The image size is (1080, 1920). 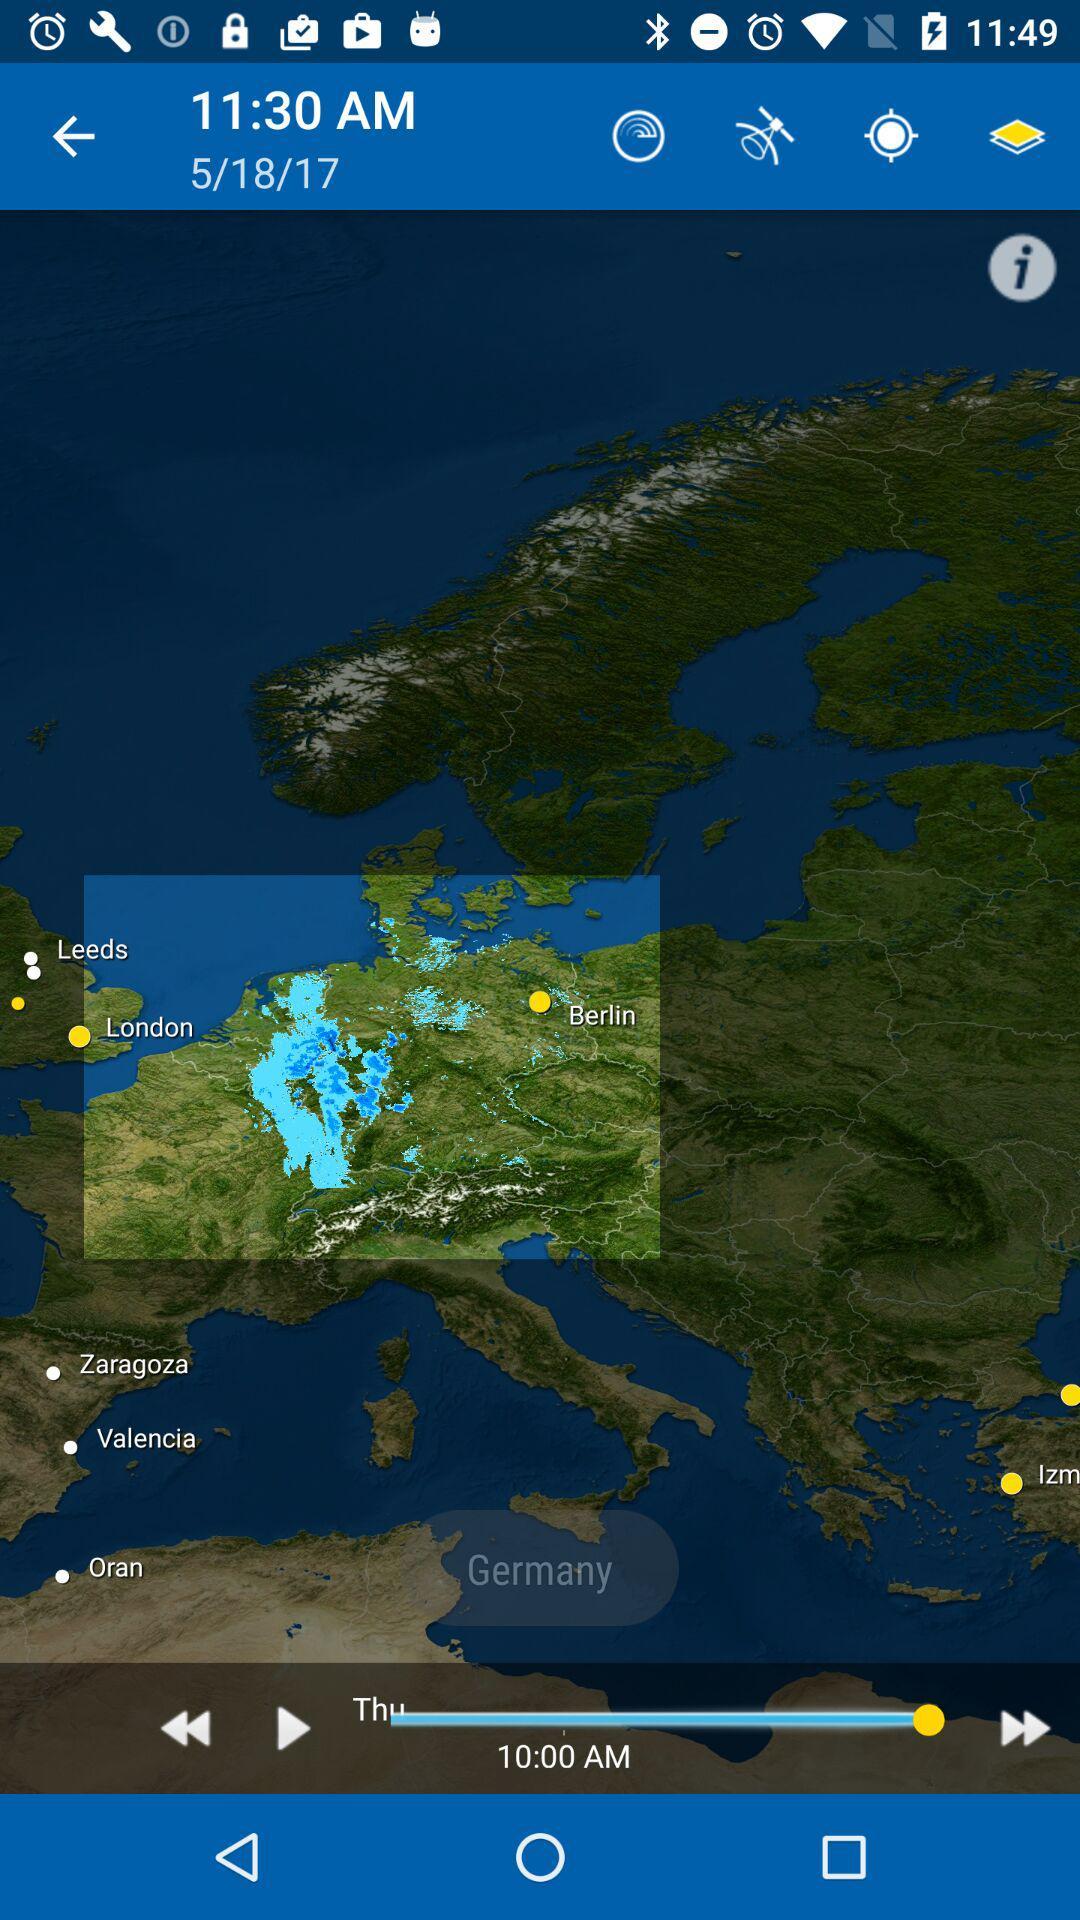 What do you see at coordinates (1025, 1727) in the screenshot?
I see `fast foward` at bounding box center [1025, 1727].